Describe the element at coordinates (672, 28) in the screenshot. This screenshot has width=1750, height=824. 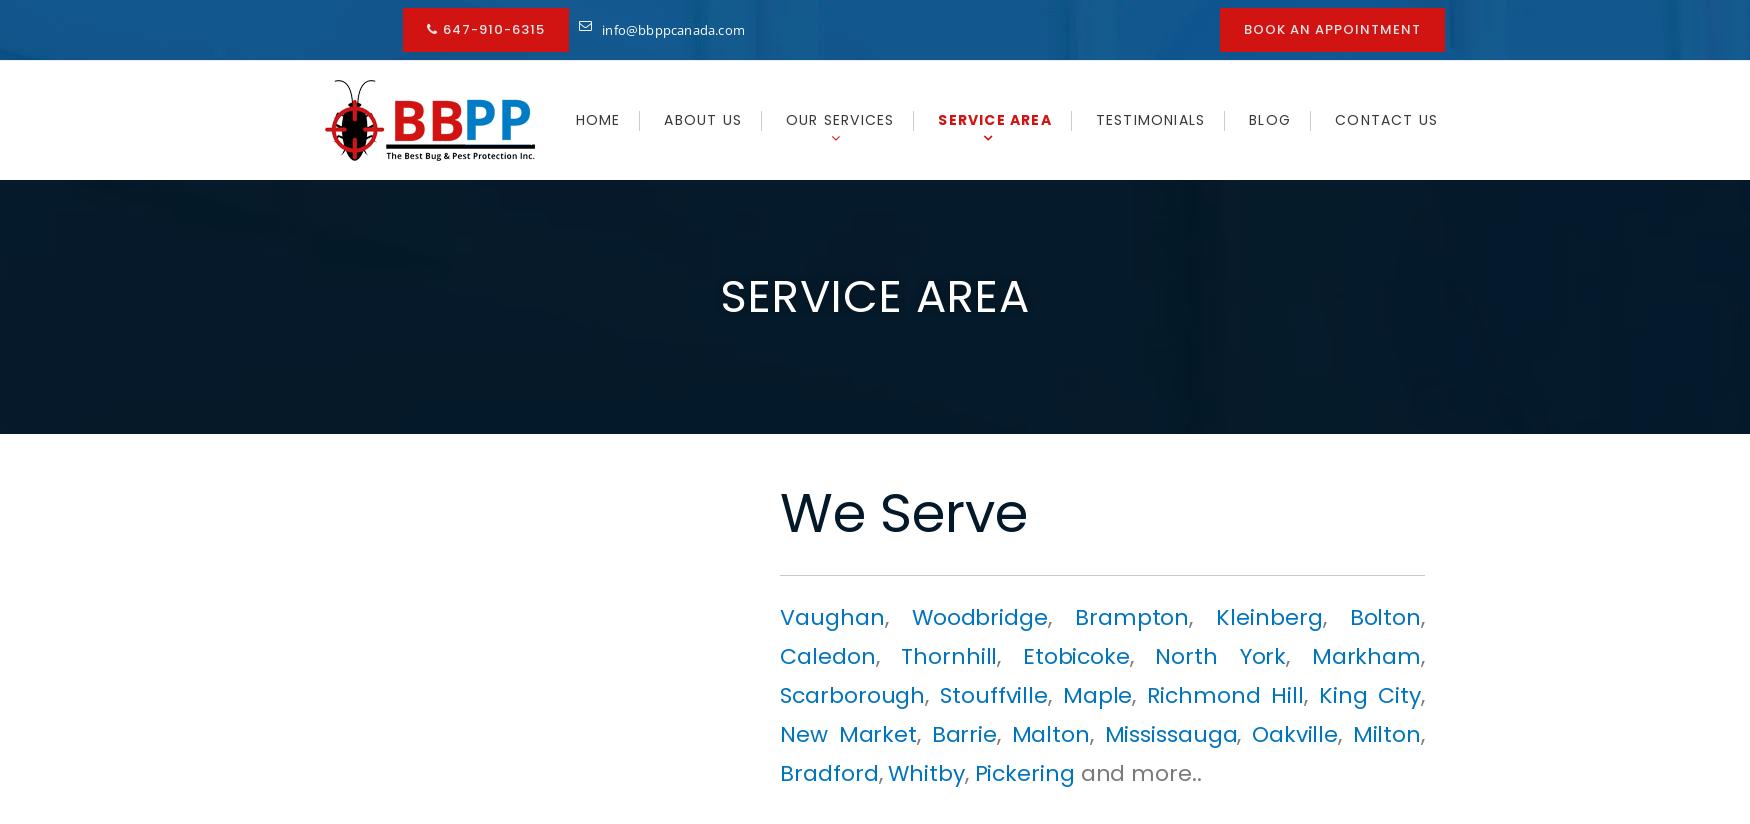
I see `'info@bbppcanada.com'` at that location.